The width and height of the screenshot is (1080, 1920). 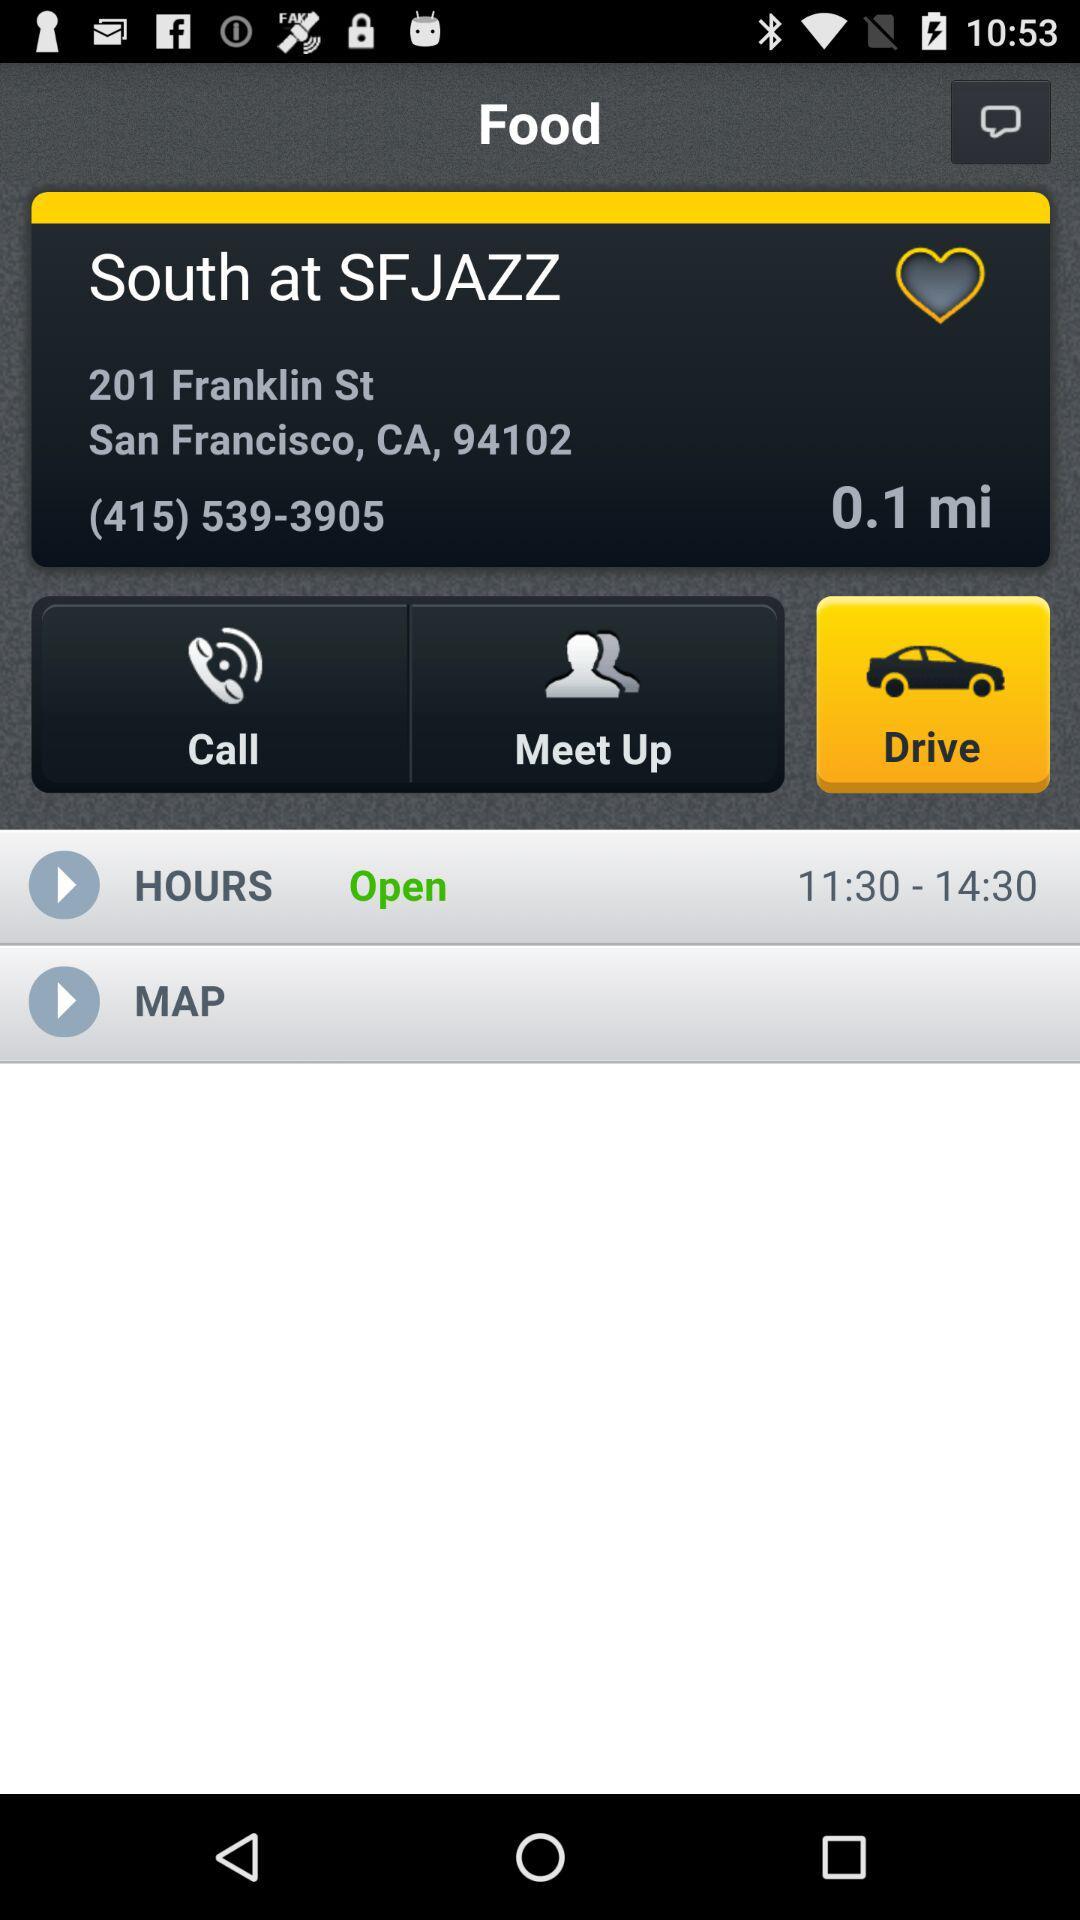 I want to click on the chat icon, so click(x=1000, y=129).